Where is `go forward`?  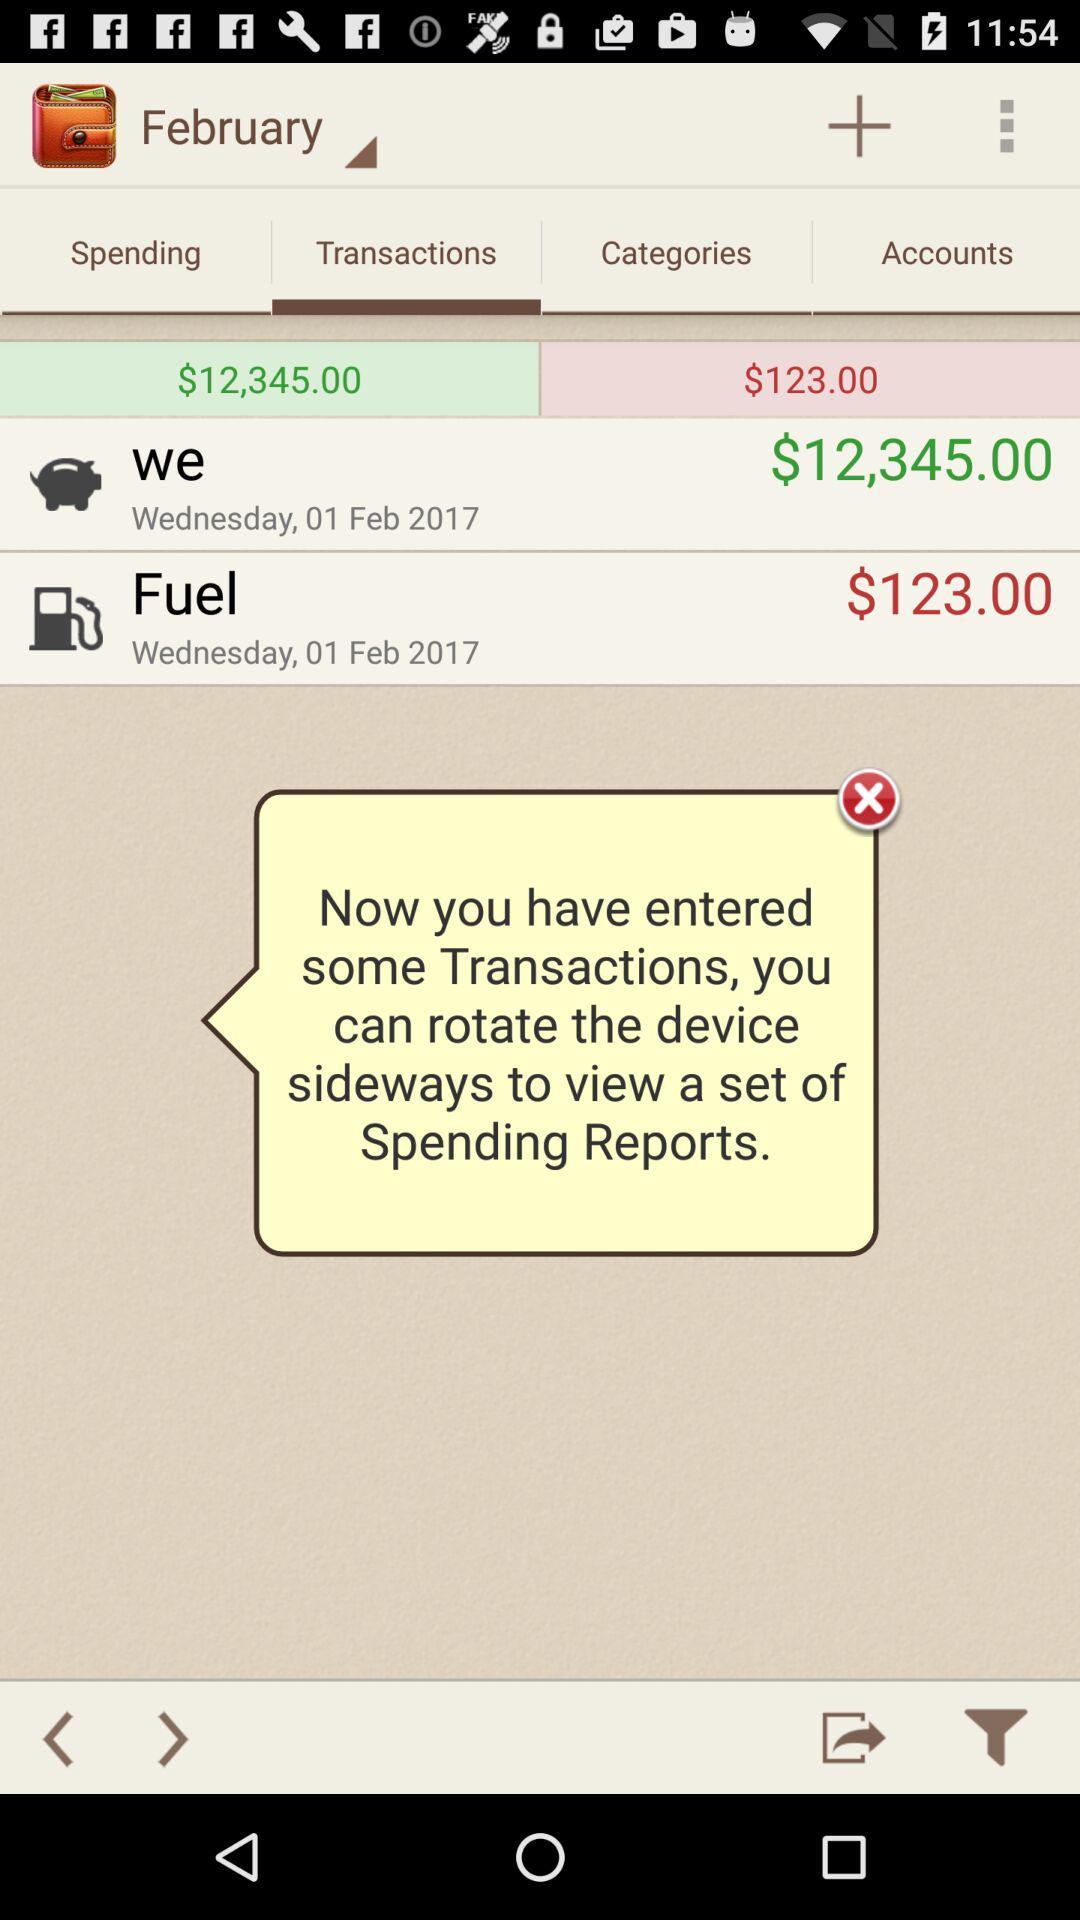 go forward is located at coordinates (172, 1736).